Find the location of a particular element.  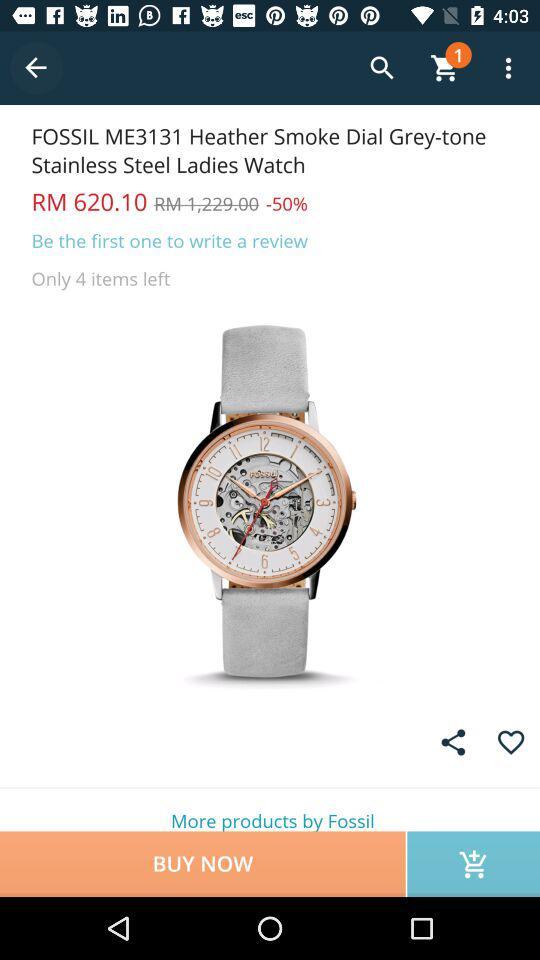

more products by icon is located at coordinates (270, 810).